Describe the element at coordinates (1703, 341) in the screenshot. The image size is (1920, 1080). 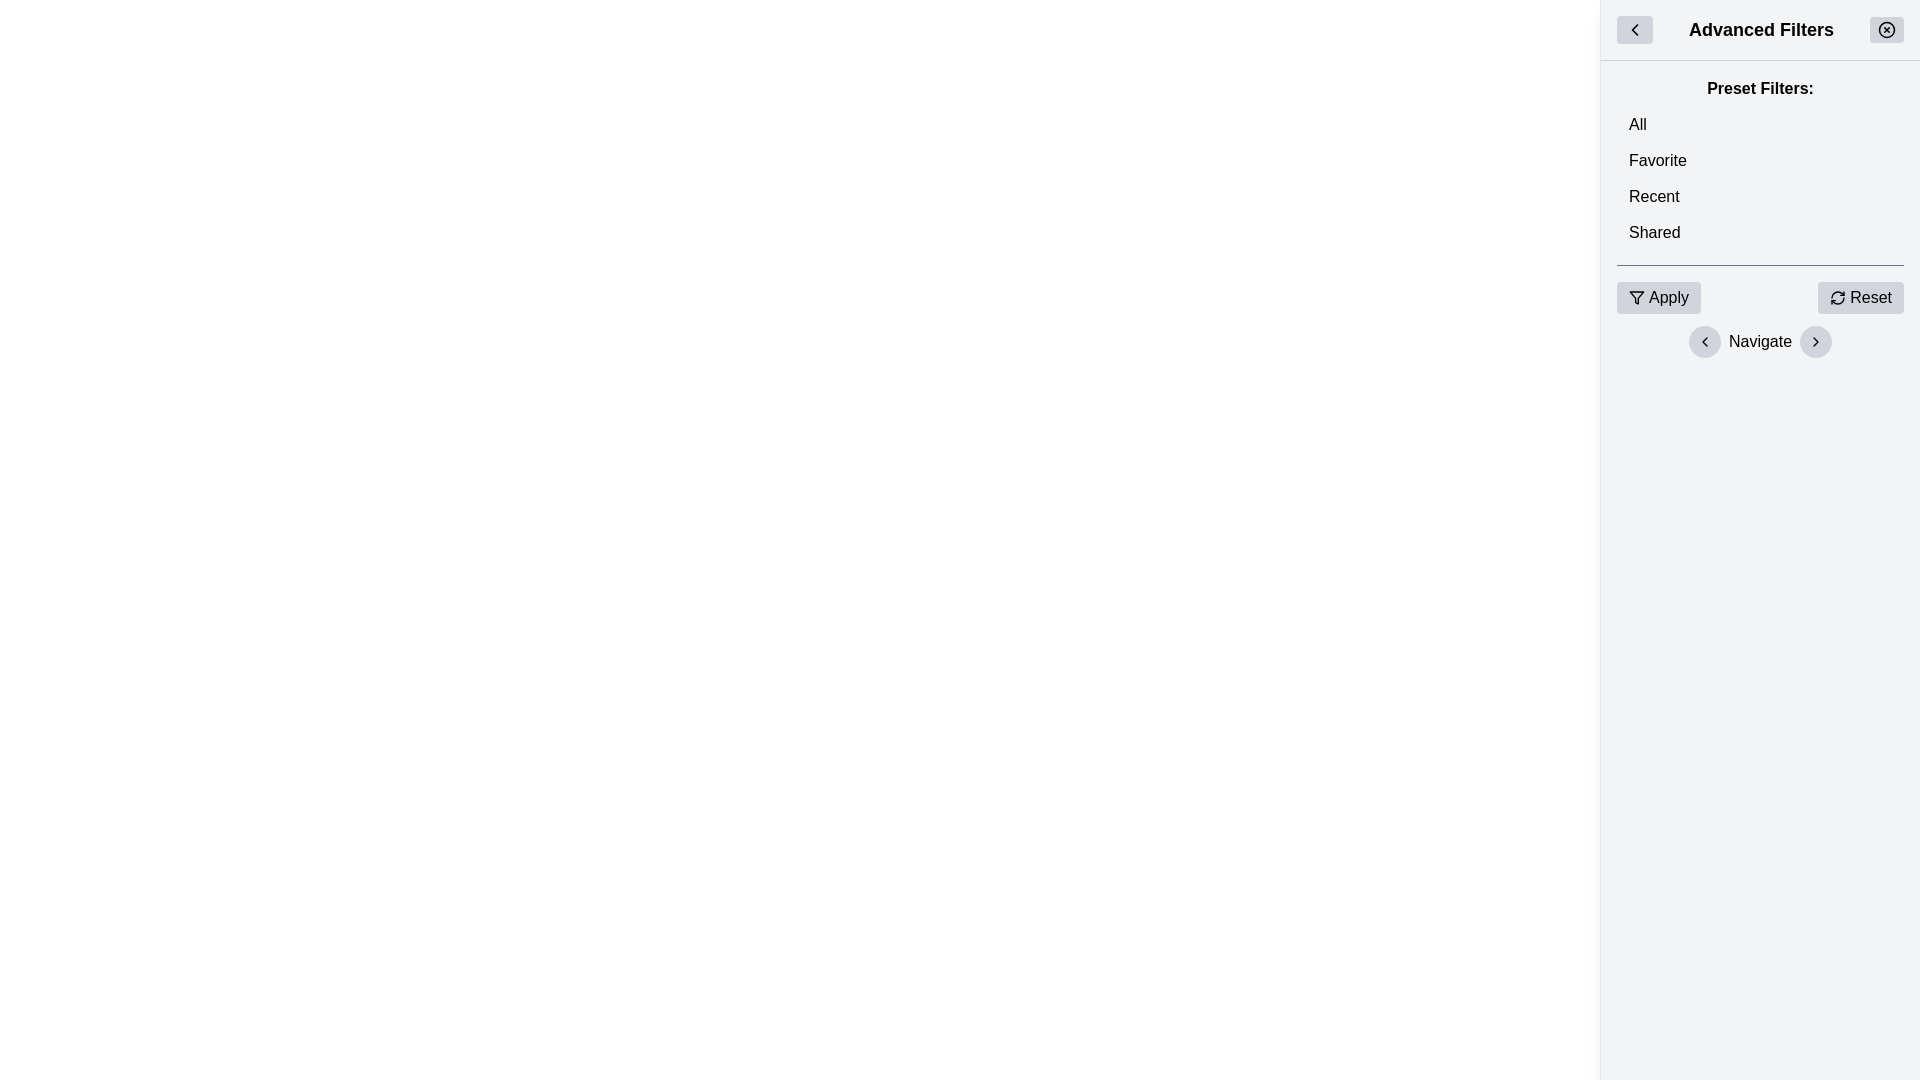
I see `the left-facing chevron icon button located near the top-right area of the pane, specifically on the left side of the 'Navigate' button` at that location.